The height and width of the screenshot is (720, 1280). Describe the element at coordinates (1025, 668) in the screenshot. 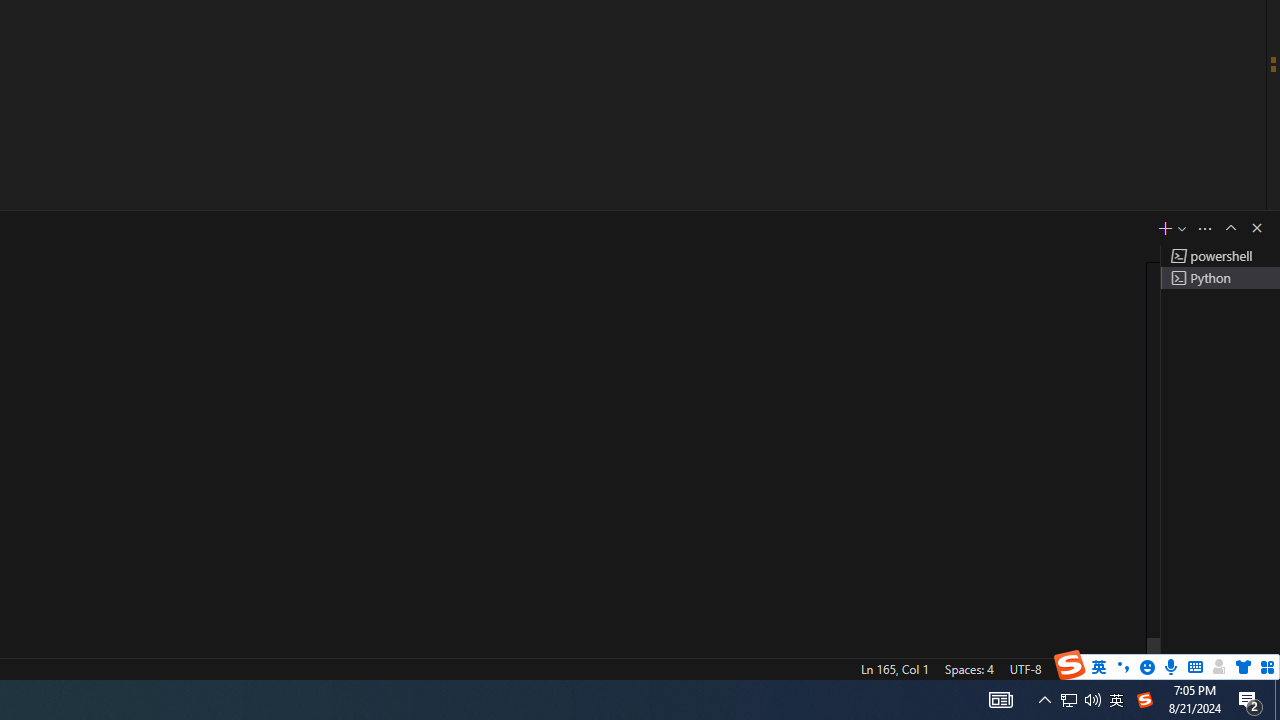

I see `'UTF-8'` at that location.